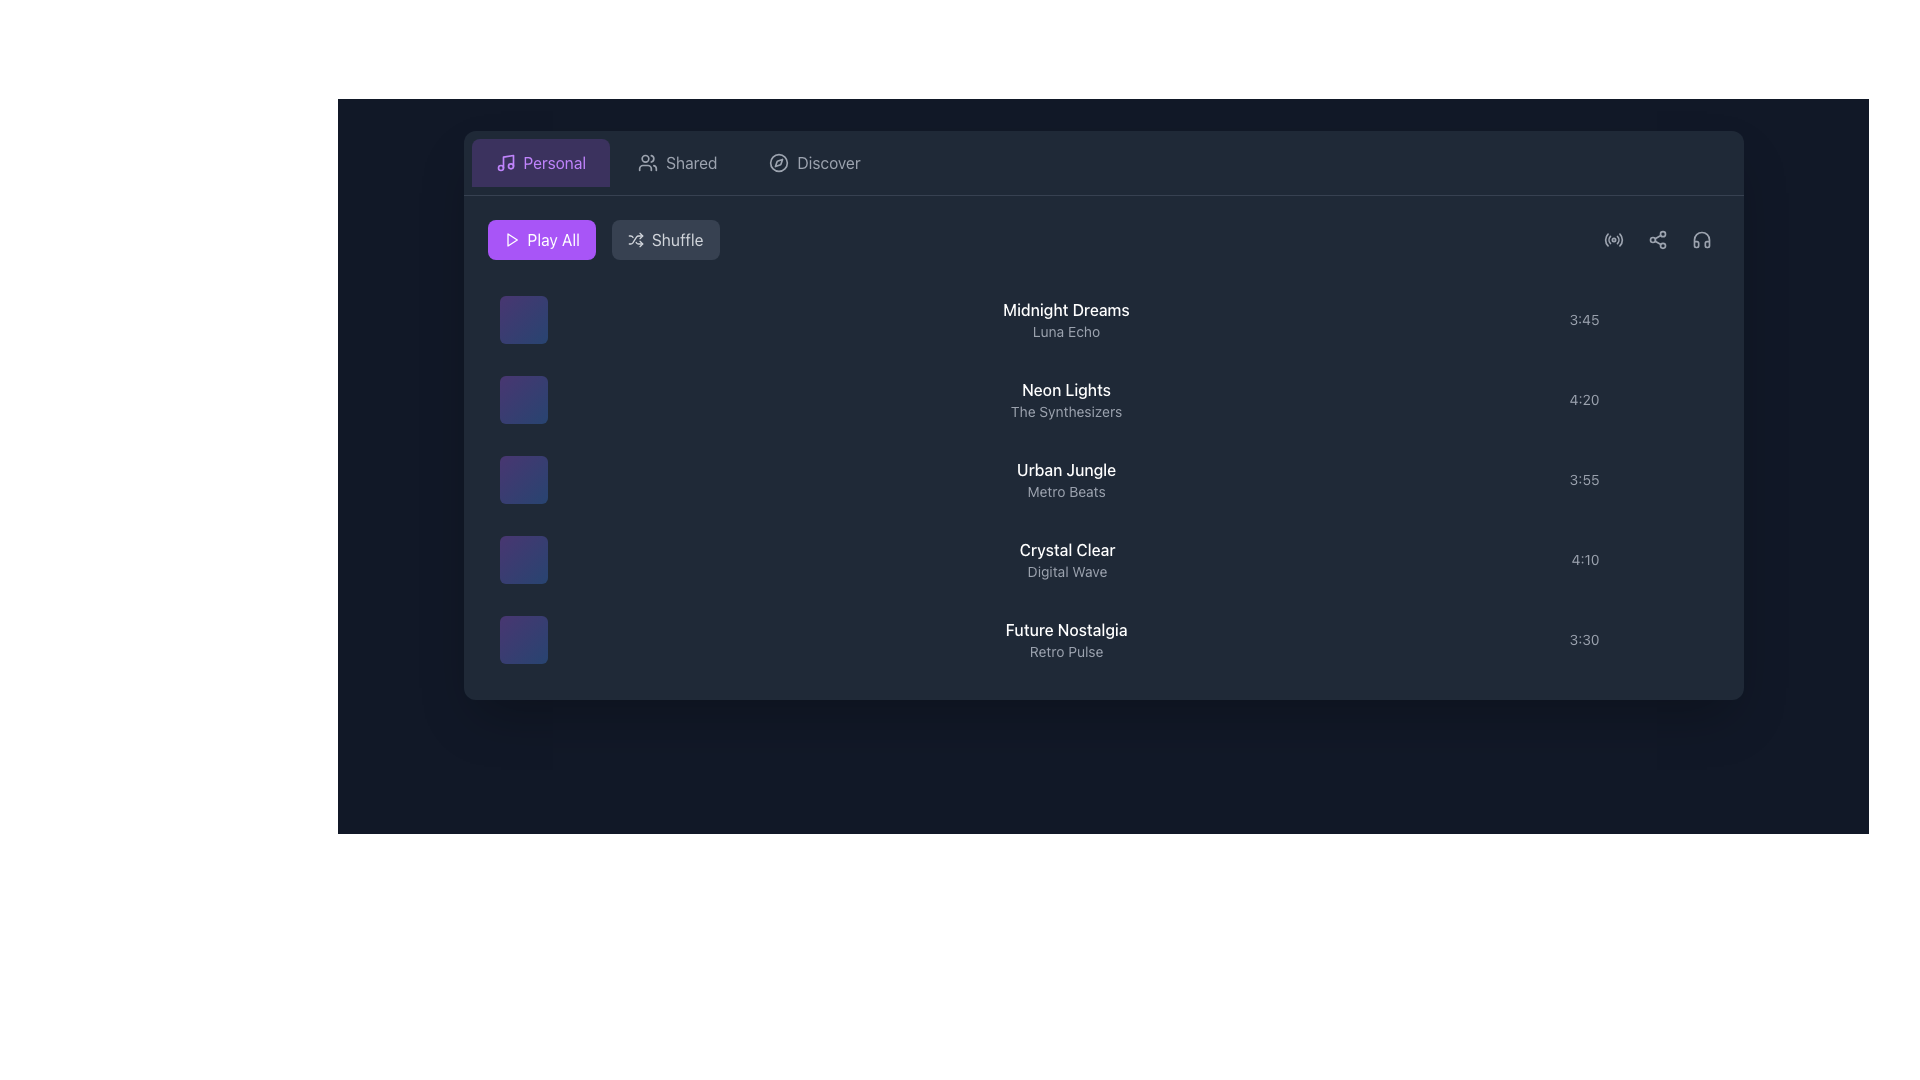 The width and height of the screenshot is (1920, 1080). What do you see at coordinates (1584, 559) in the screenshot?
I see `the text label displaying the duration of the media item next to 'Crystal Clear' in the list` at bounding box center [1584, 559].